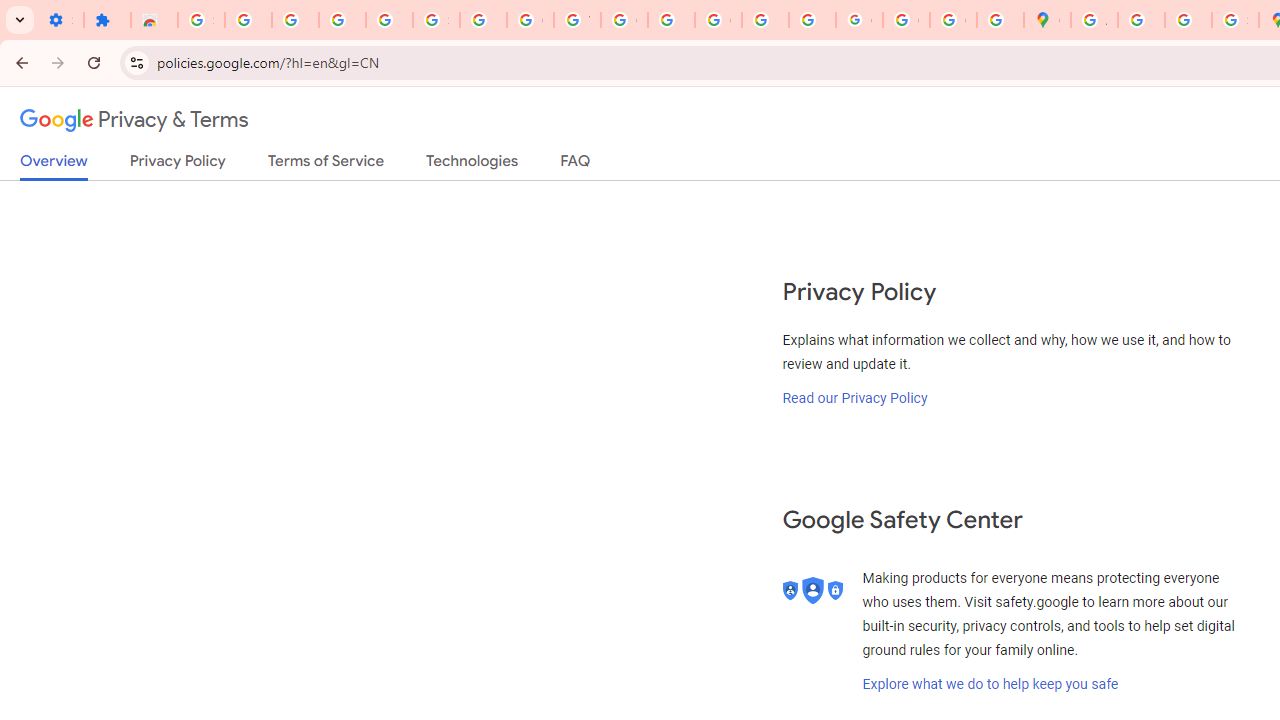 This screenshot has height=720, width=1280. What do you see at coordinates (294, 20) in the screenshot?
I see `'Delete photos & videos - Computer - Google Photos Help'` at bounding box center [294, 20].